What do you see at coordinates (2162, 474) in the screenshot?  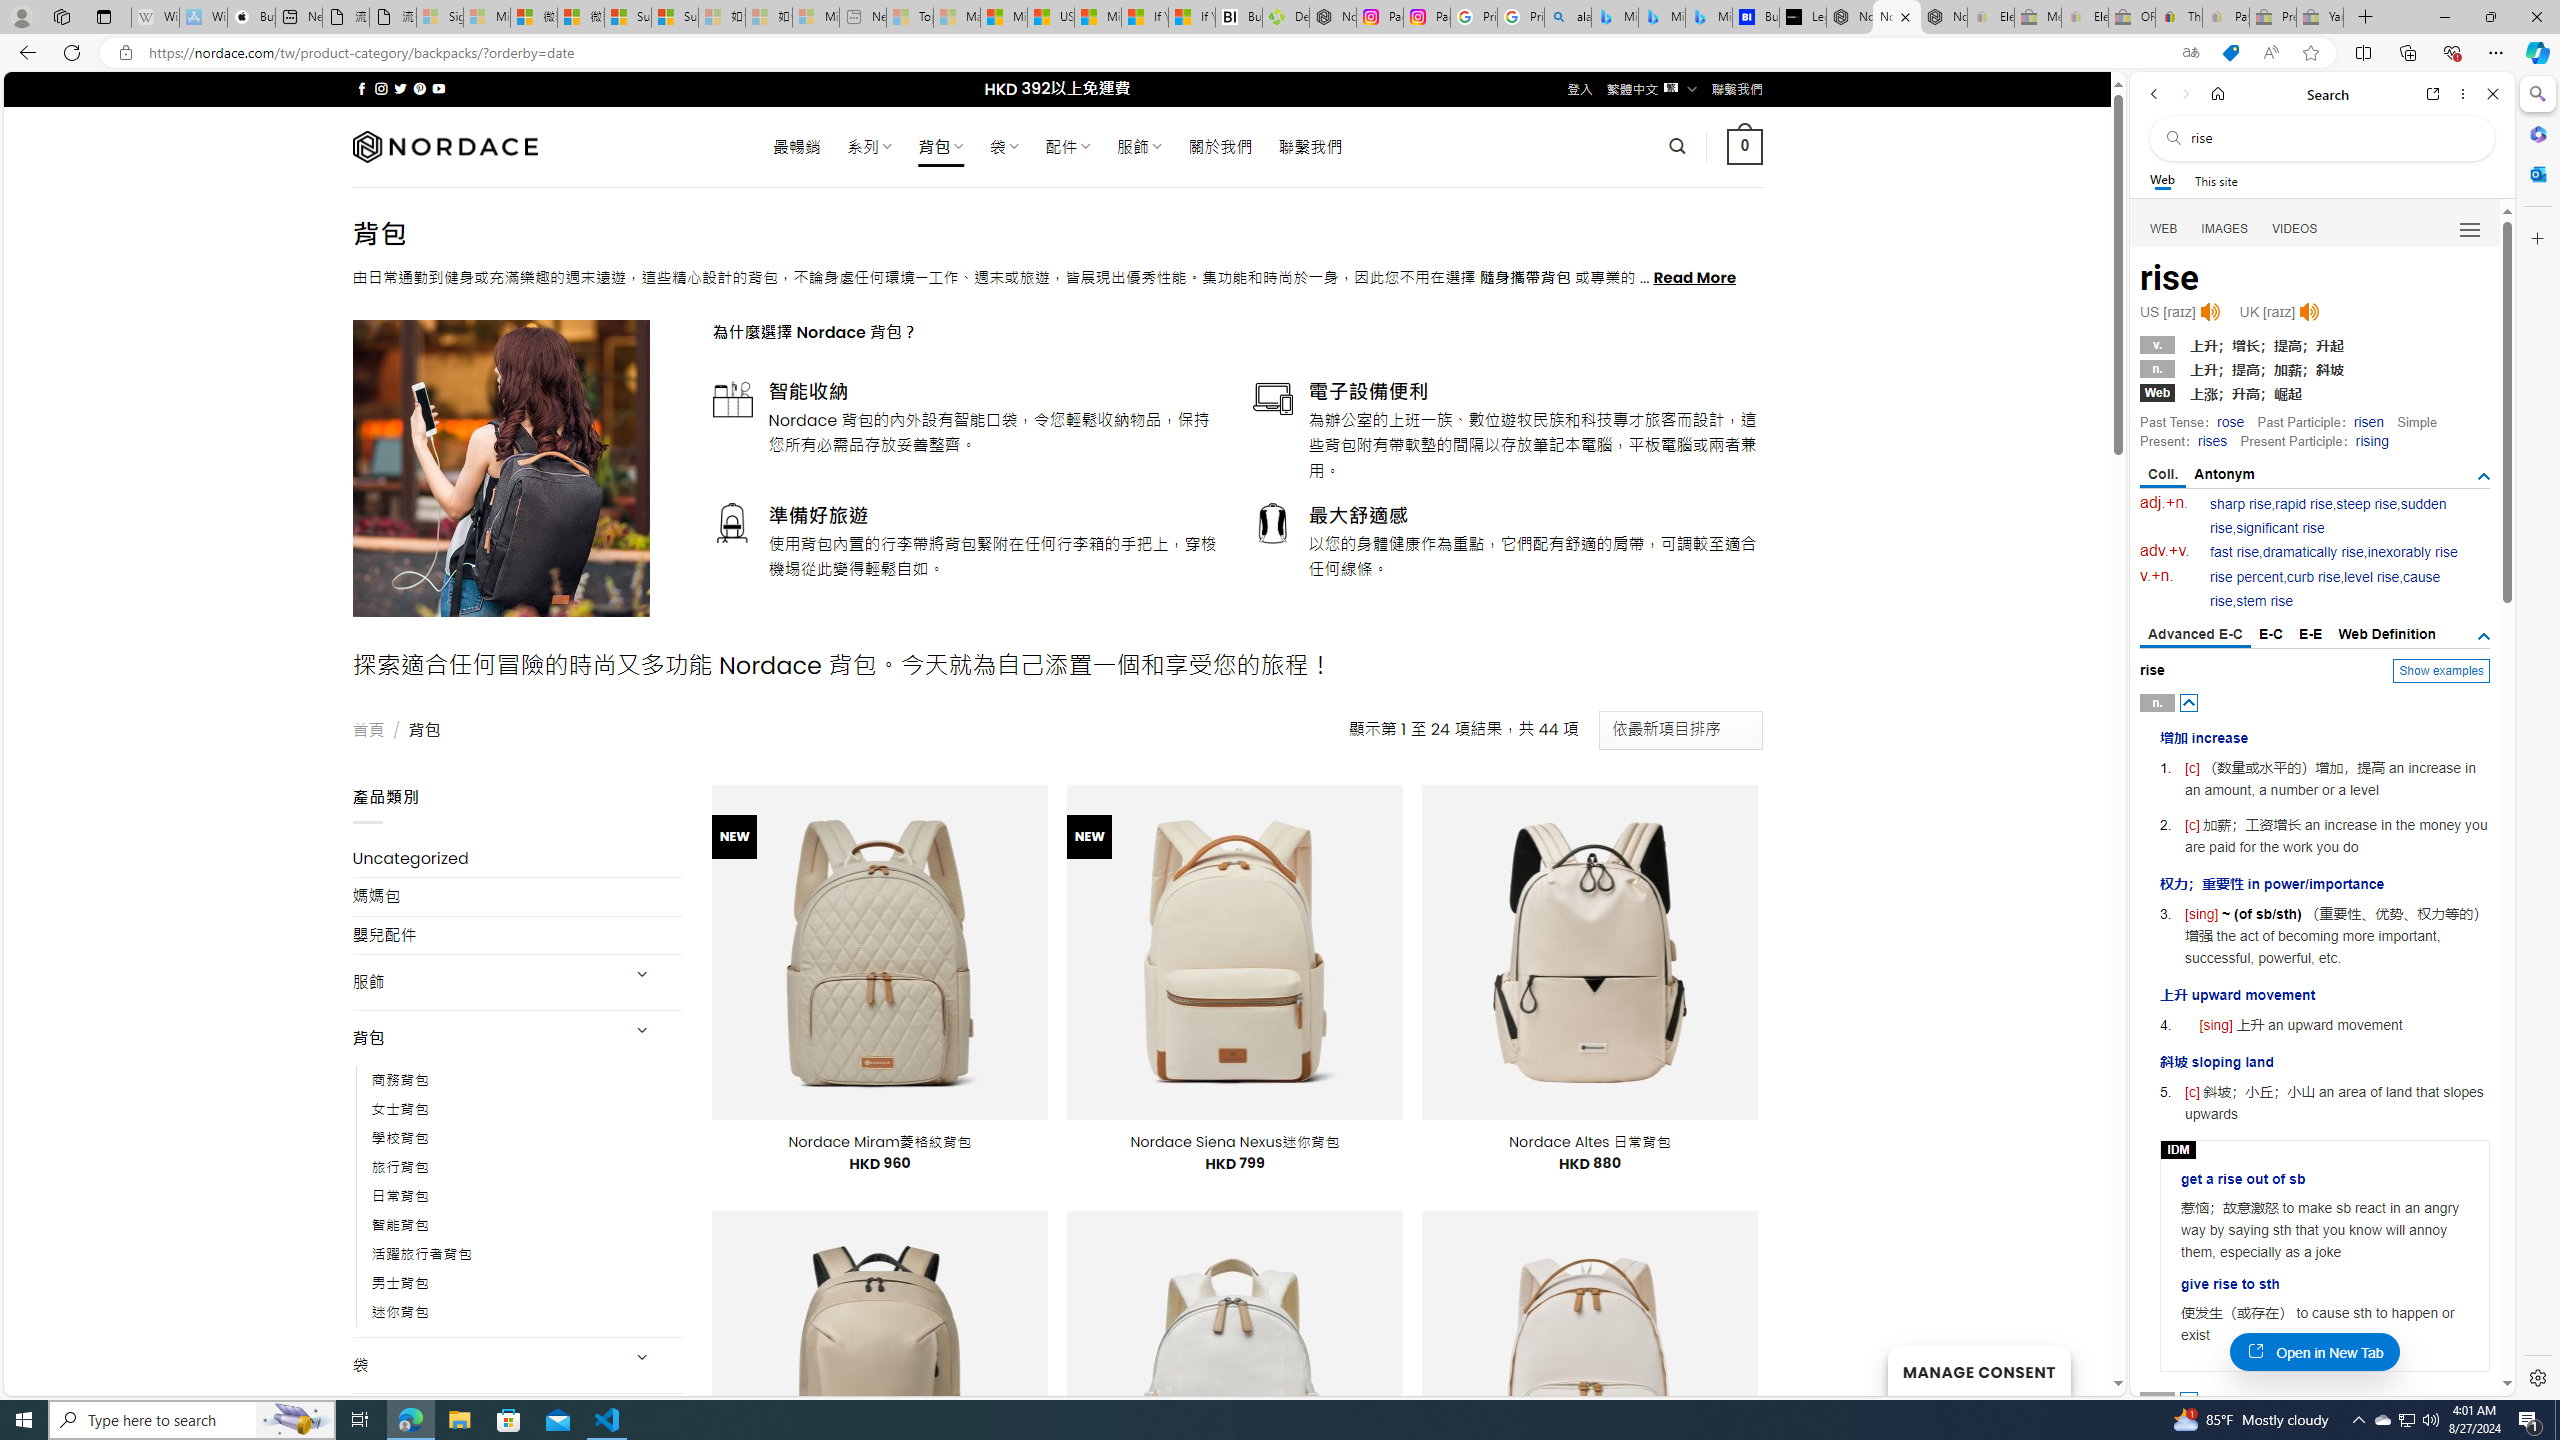 I see `'Coll.'` at bounding box center [2162, 474].